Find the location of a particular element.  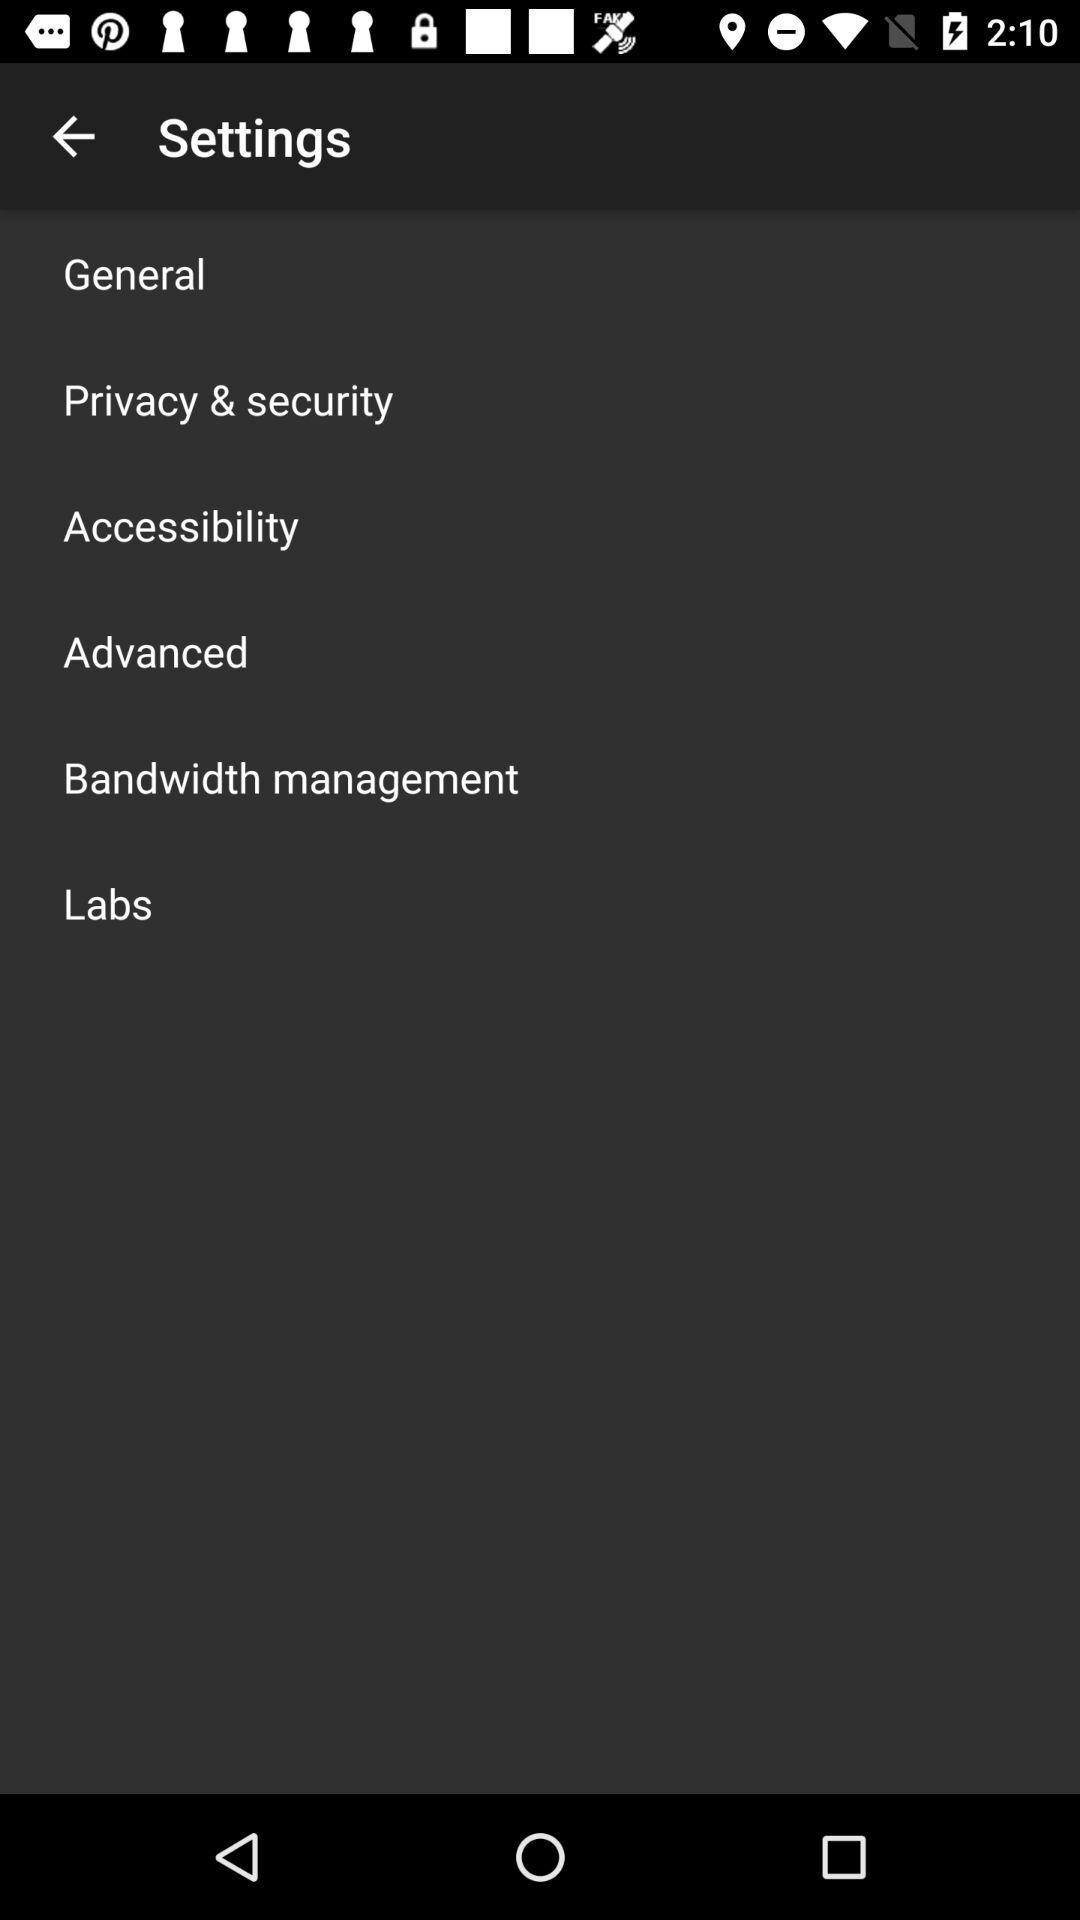

advanced icon is located at coordinates (154, 651).